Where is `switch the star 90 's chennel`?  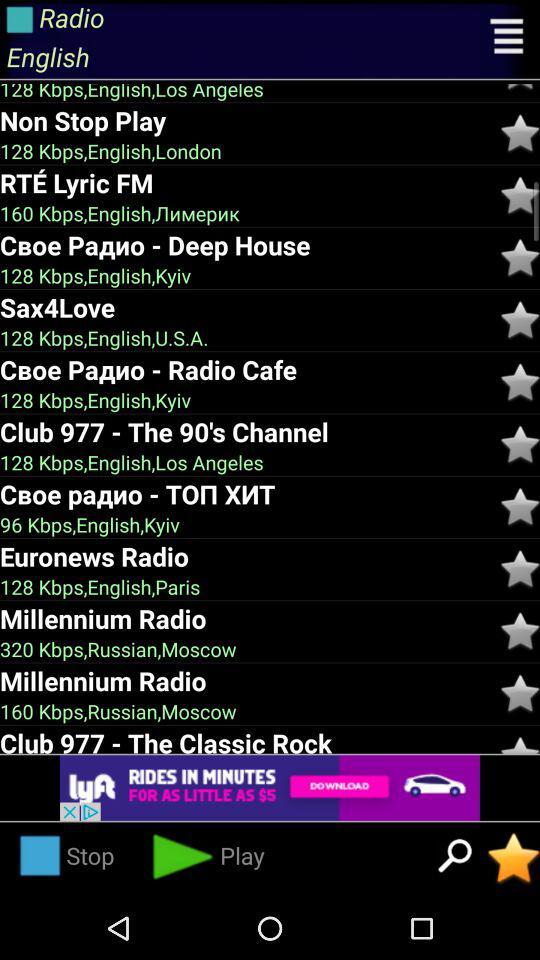 switch the star 90 's chennel is located at coordinates (520, 444).